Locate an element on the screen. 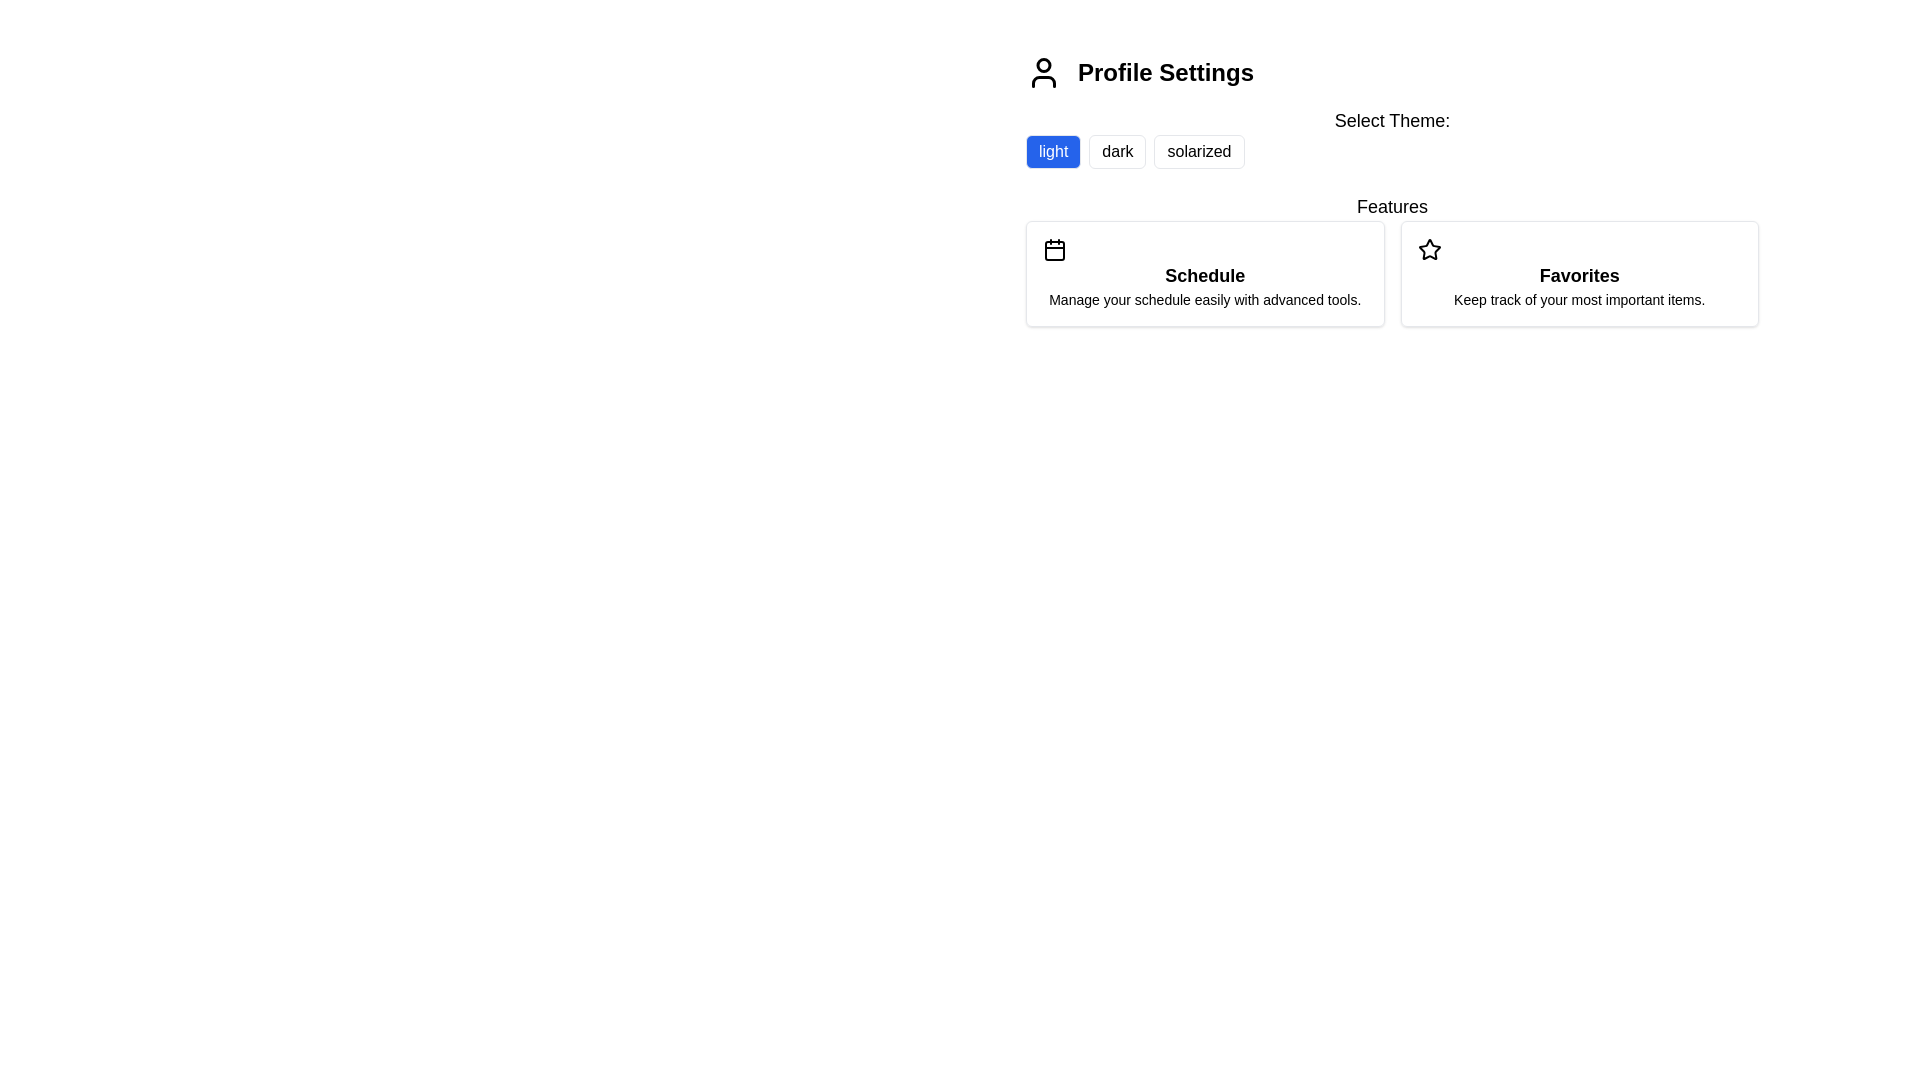 This screenshot has height=1080, width=1920. the SVG rectangle within the calendar icon that represents the calendar's body, located centrally within the first card of the 'Features' section, to the left of the 'Schedule' text is located at coordinates (1054, 249).